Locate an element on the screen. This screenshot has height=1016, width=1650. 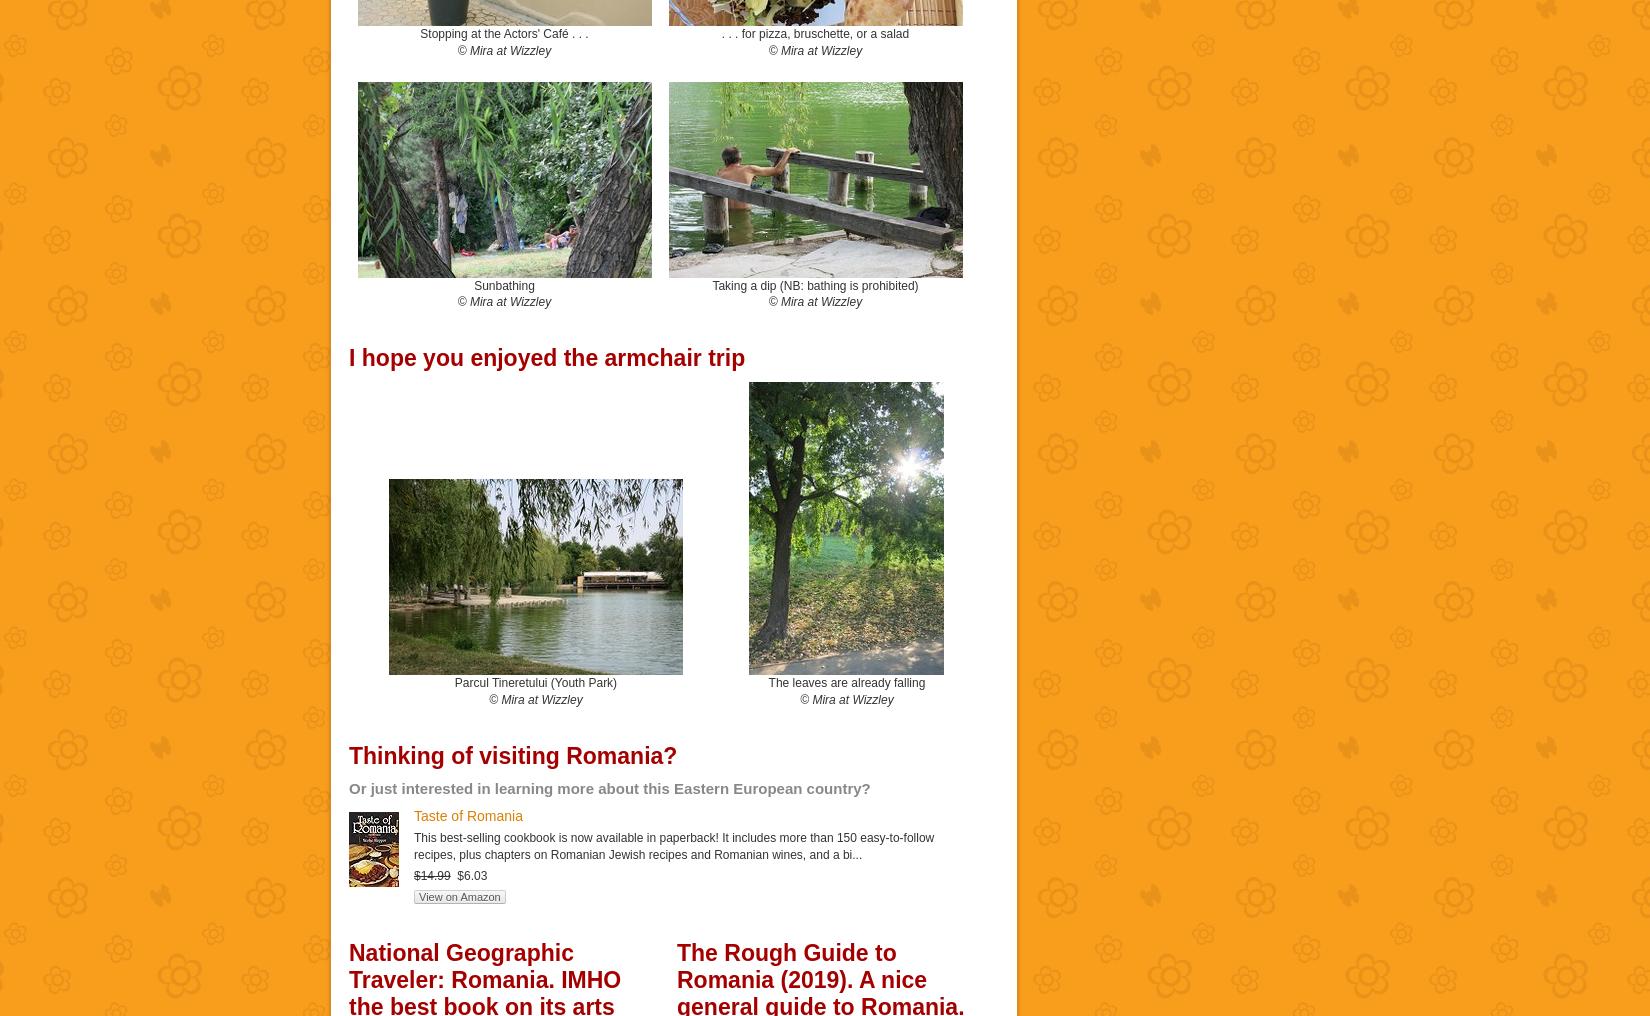
'View on Amazon' is located at coordinates (458, 895).